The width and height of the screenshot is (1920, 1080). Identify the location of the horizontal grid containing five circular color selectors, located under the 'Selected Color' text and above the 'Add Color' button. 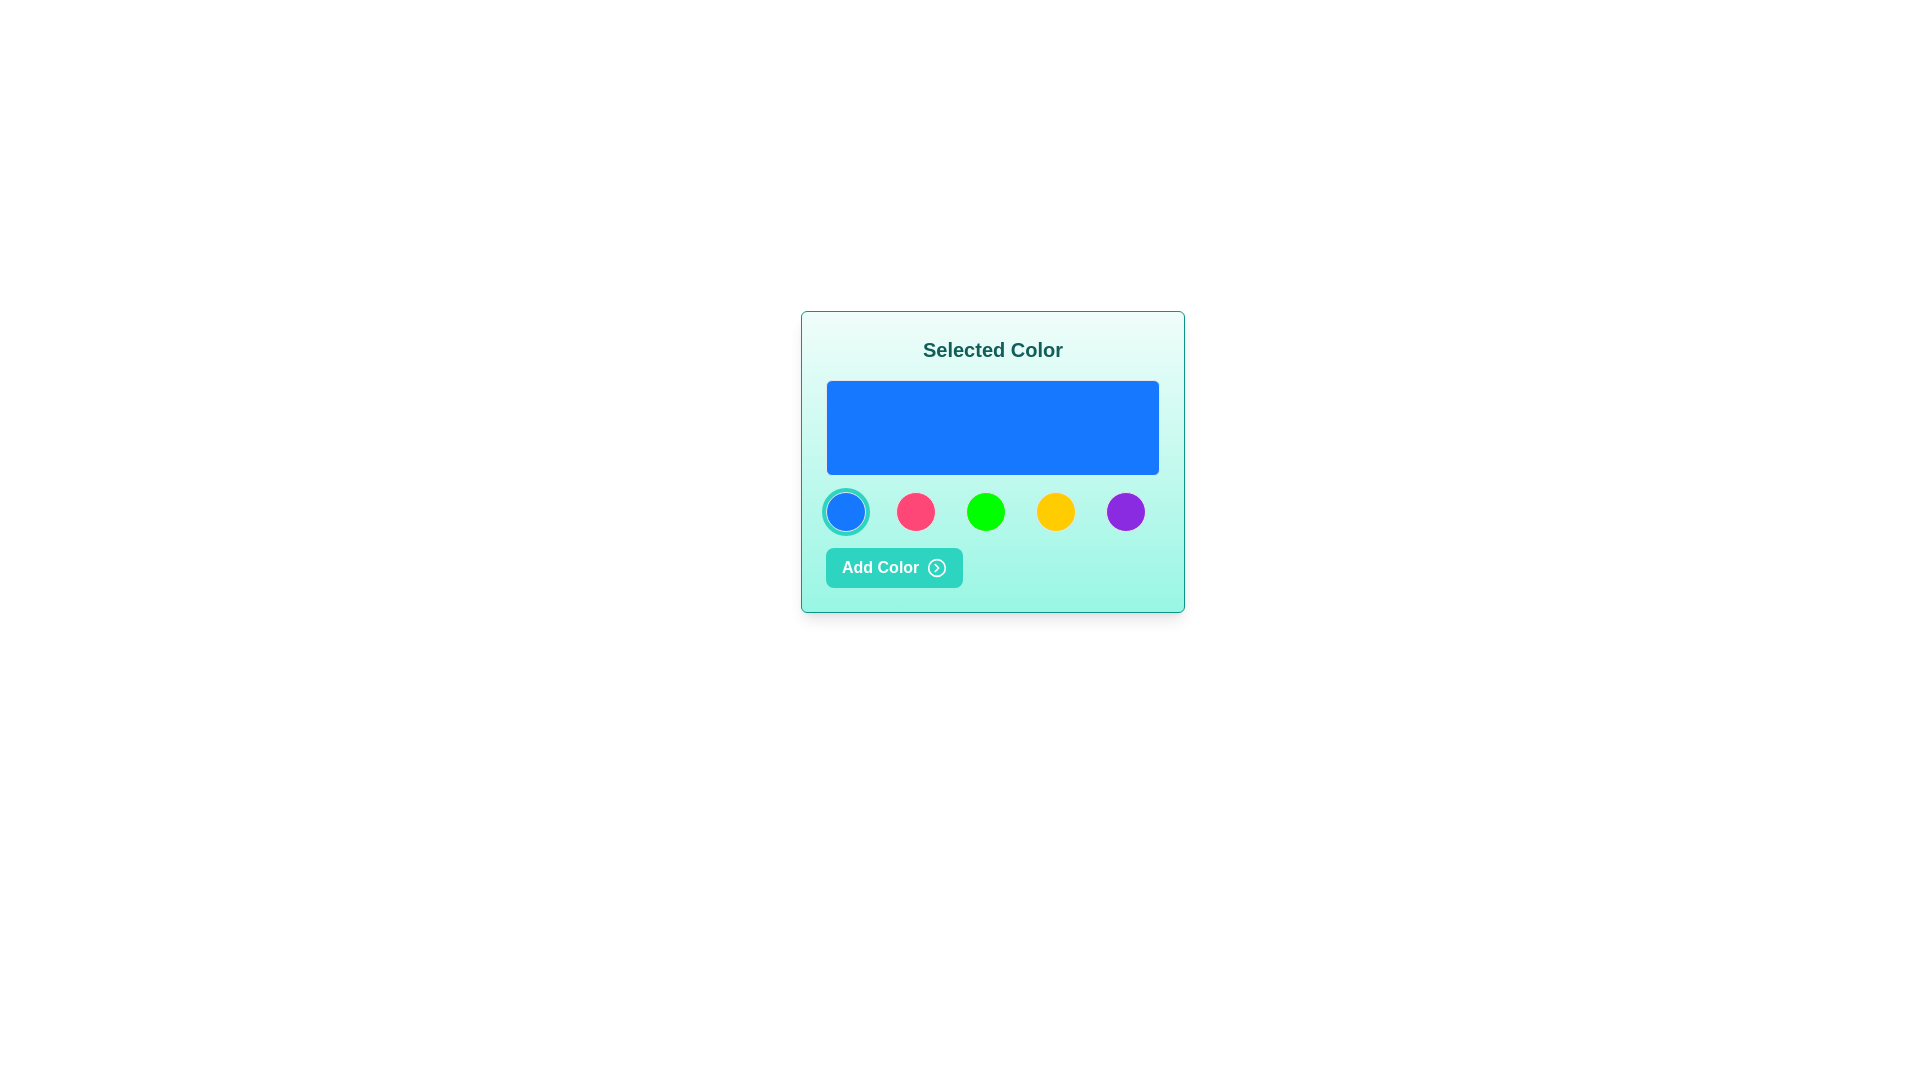
(993, 511).